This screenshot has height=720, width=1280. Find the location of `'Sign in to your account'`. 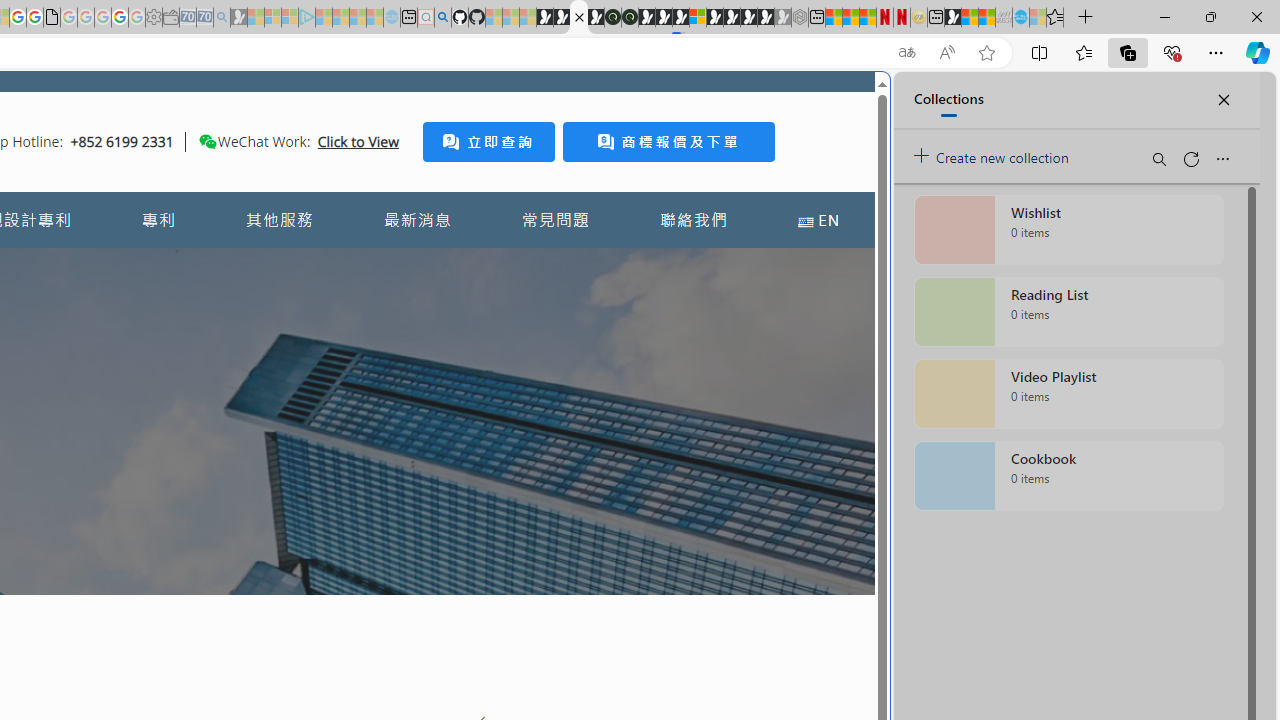

'Sign in to your account' is located at coordinates (698, 17).